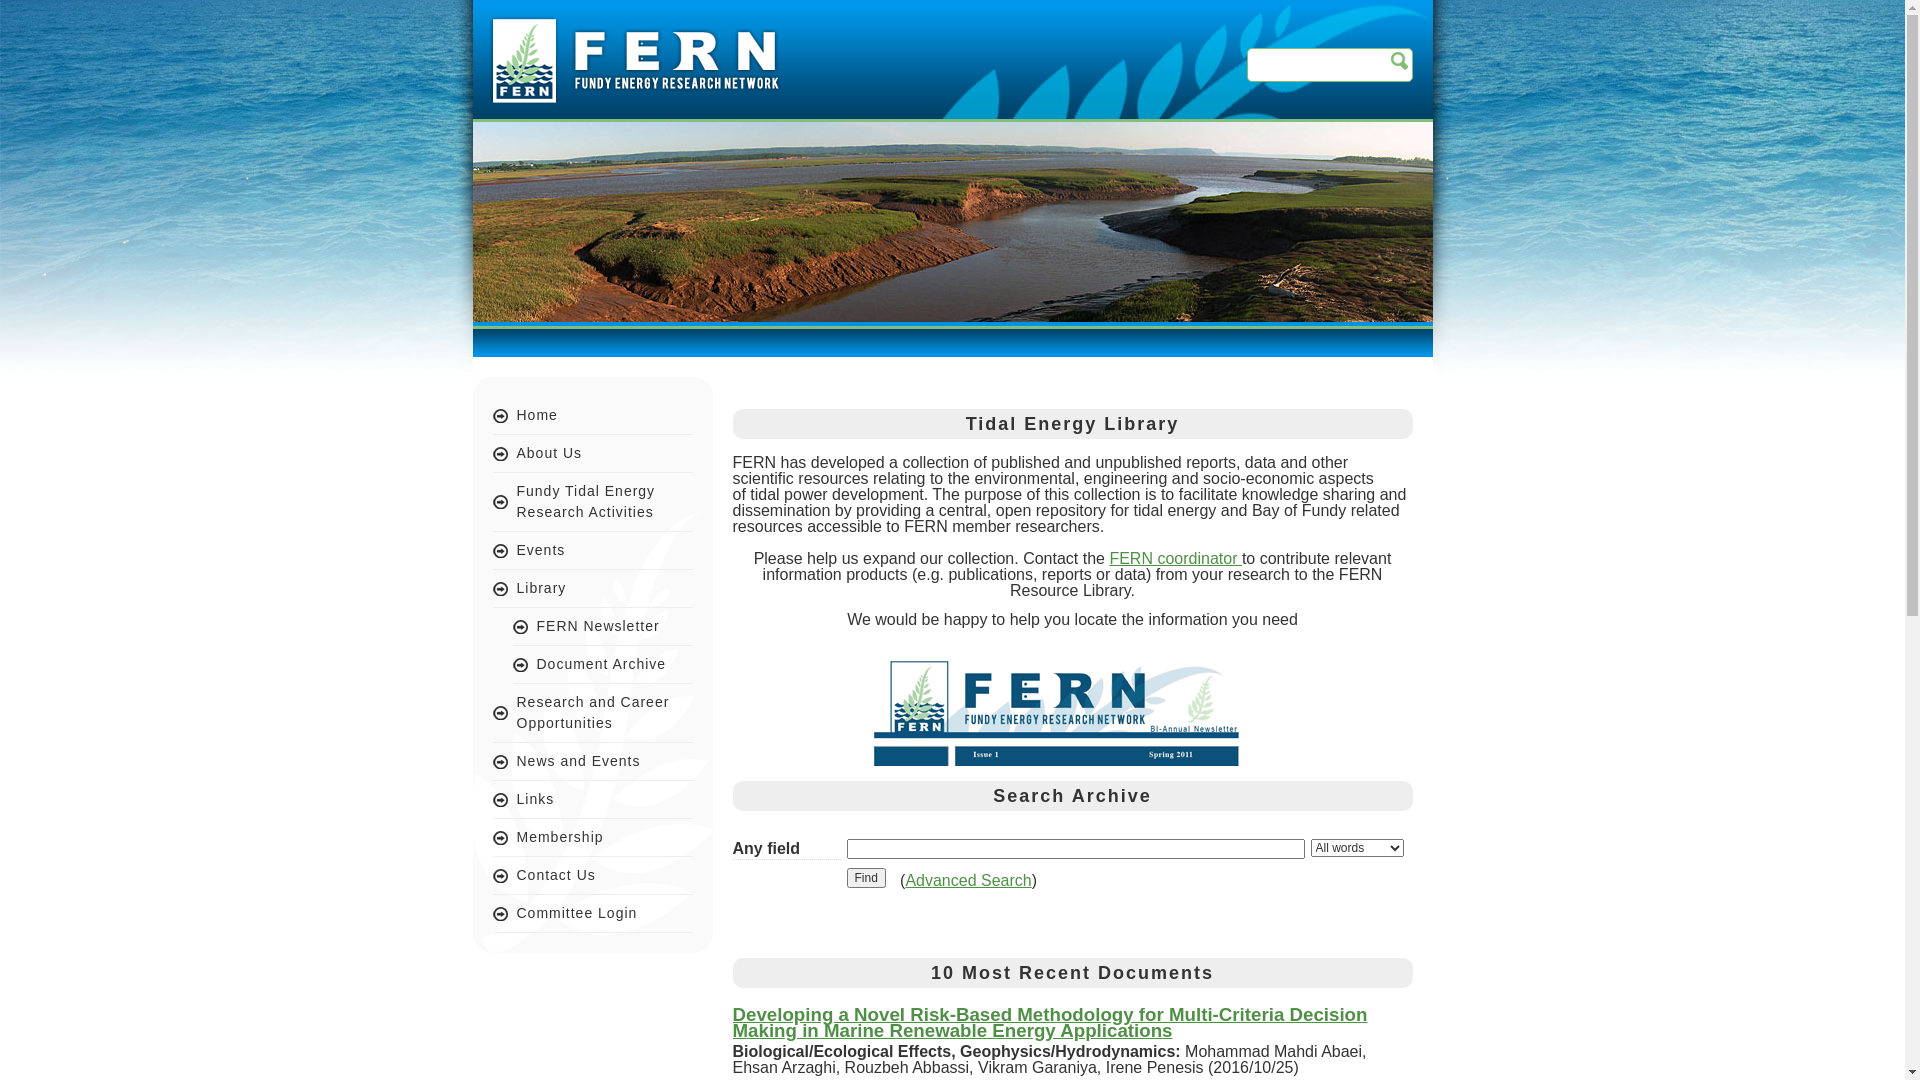  I want to click on 'Research and Career Opportunities', so click(590, 712).